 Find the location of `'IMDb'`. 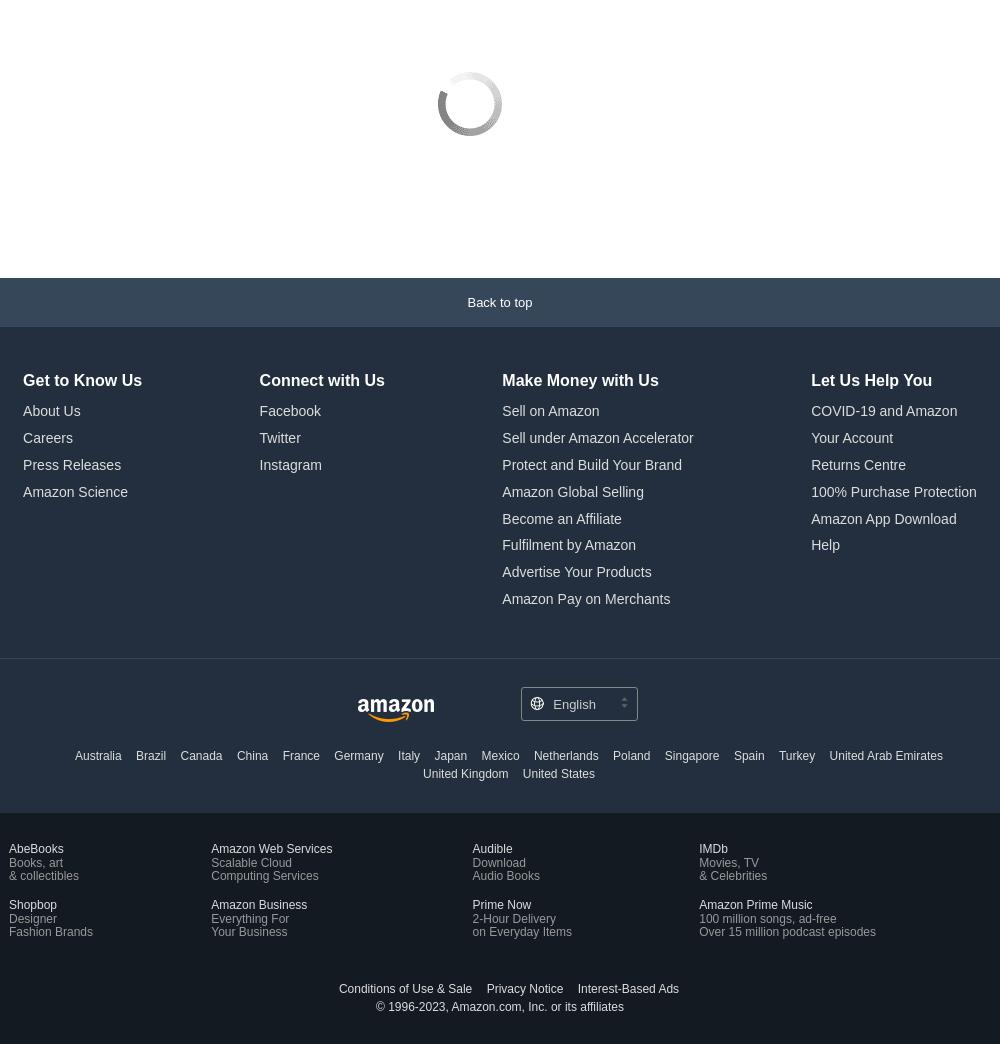

'IMDb' is located at coordinates (712, 847).